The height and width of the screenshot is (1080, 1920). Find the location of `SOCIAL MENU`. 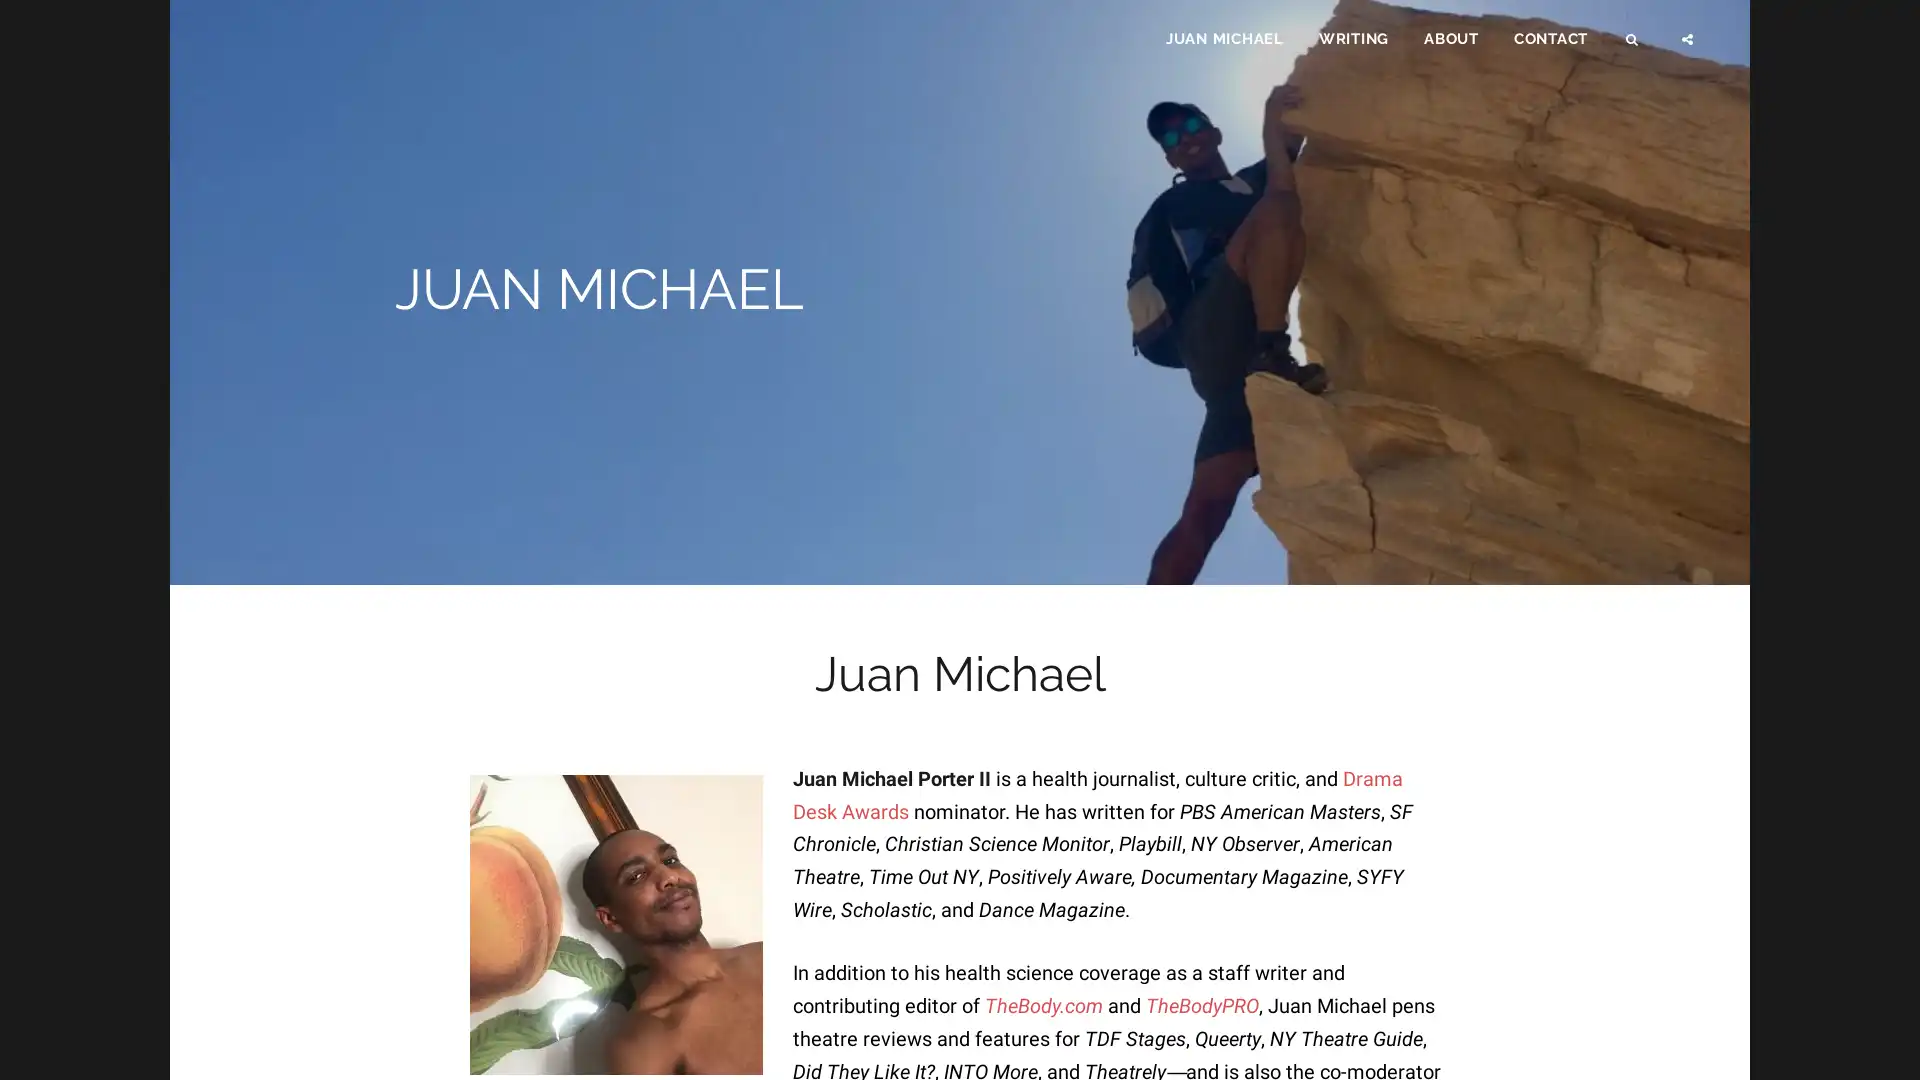

SOCIAL MENU is located at coordinates (1688, 46).